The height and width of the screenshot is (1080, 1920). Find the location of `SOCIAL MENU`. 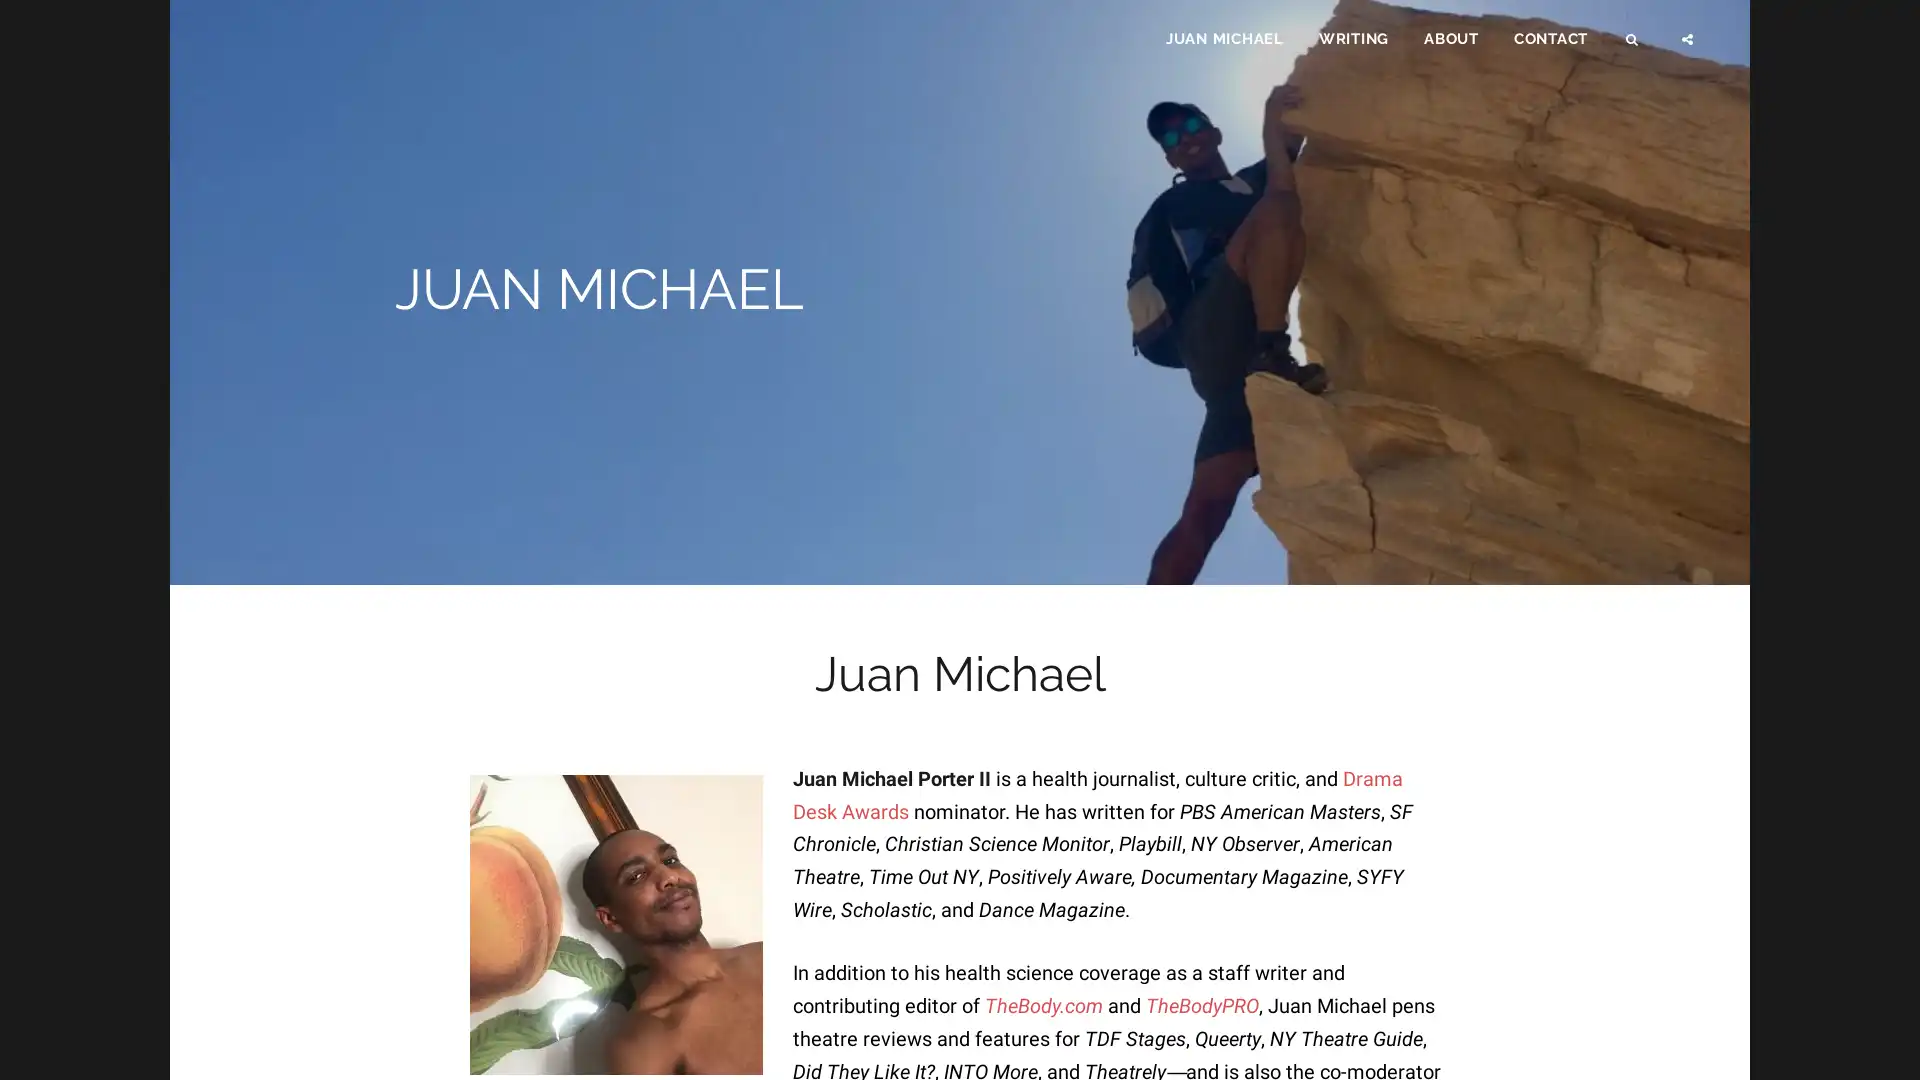

SOCIAL MENU is located at coordinates (1688, 46).